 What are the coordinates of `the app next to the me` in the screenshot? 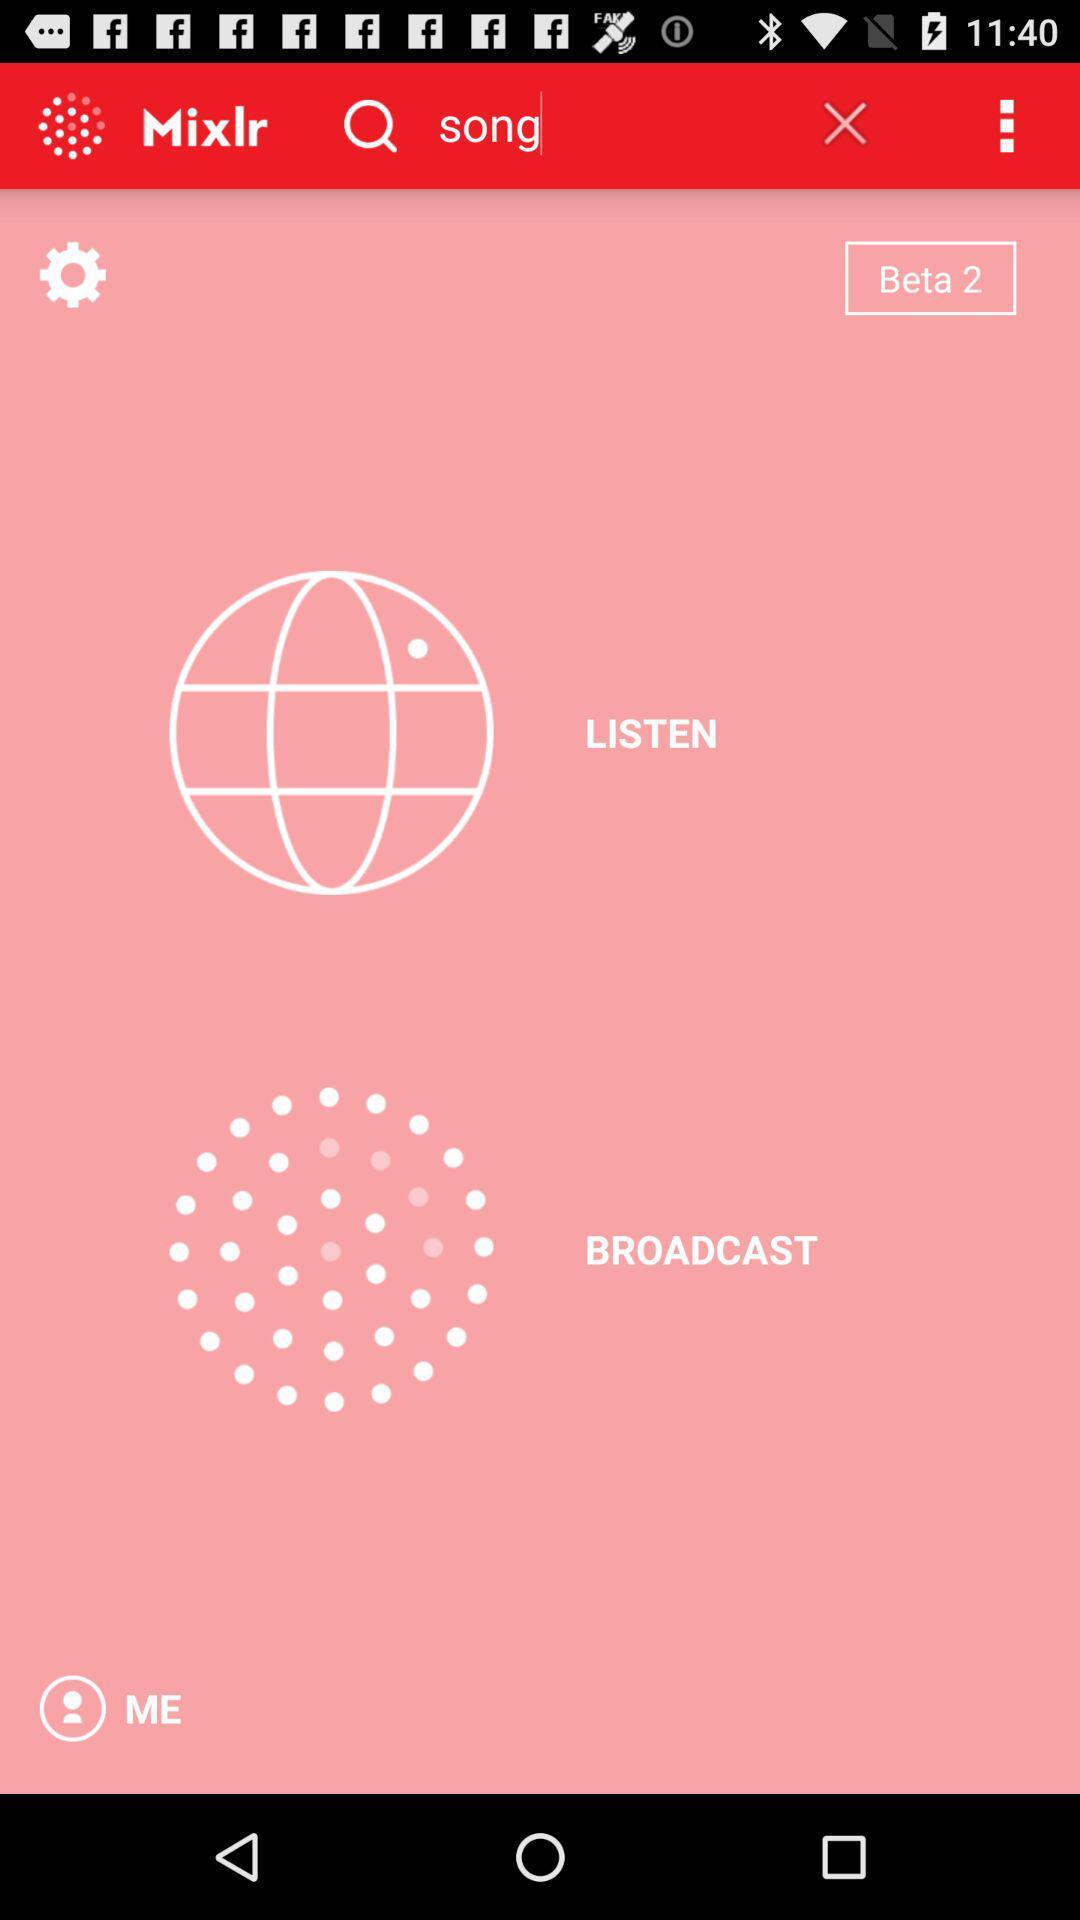 It's located at (71, 1707).